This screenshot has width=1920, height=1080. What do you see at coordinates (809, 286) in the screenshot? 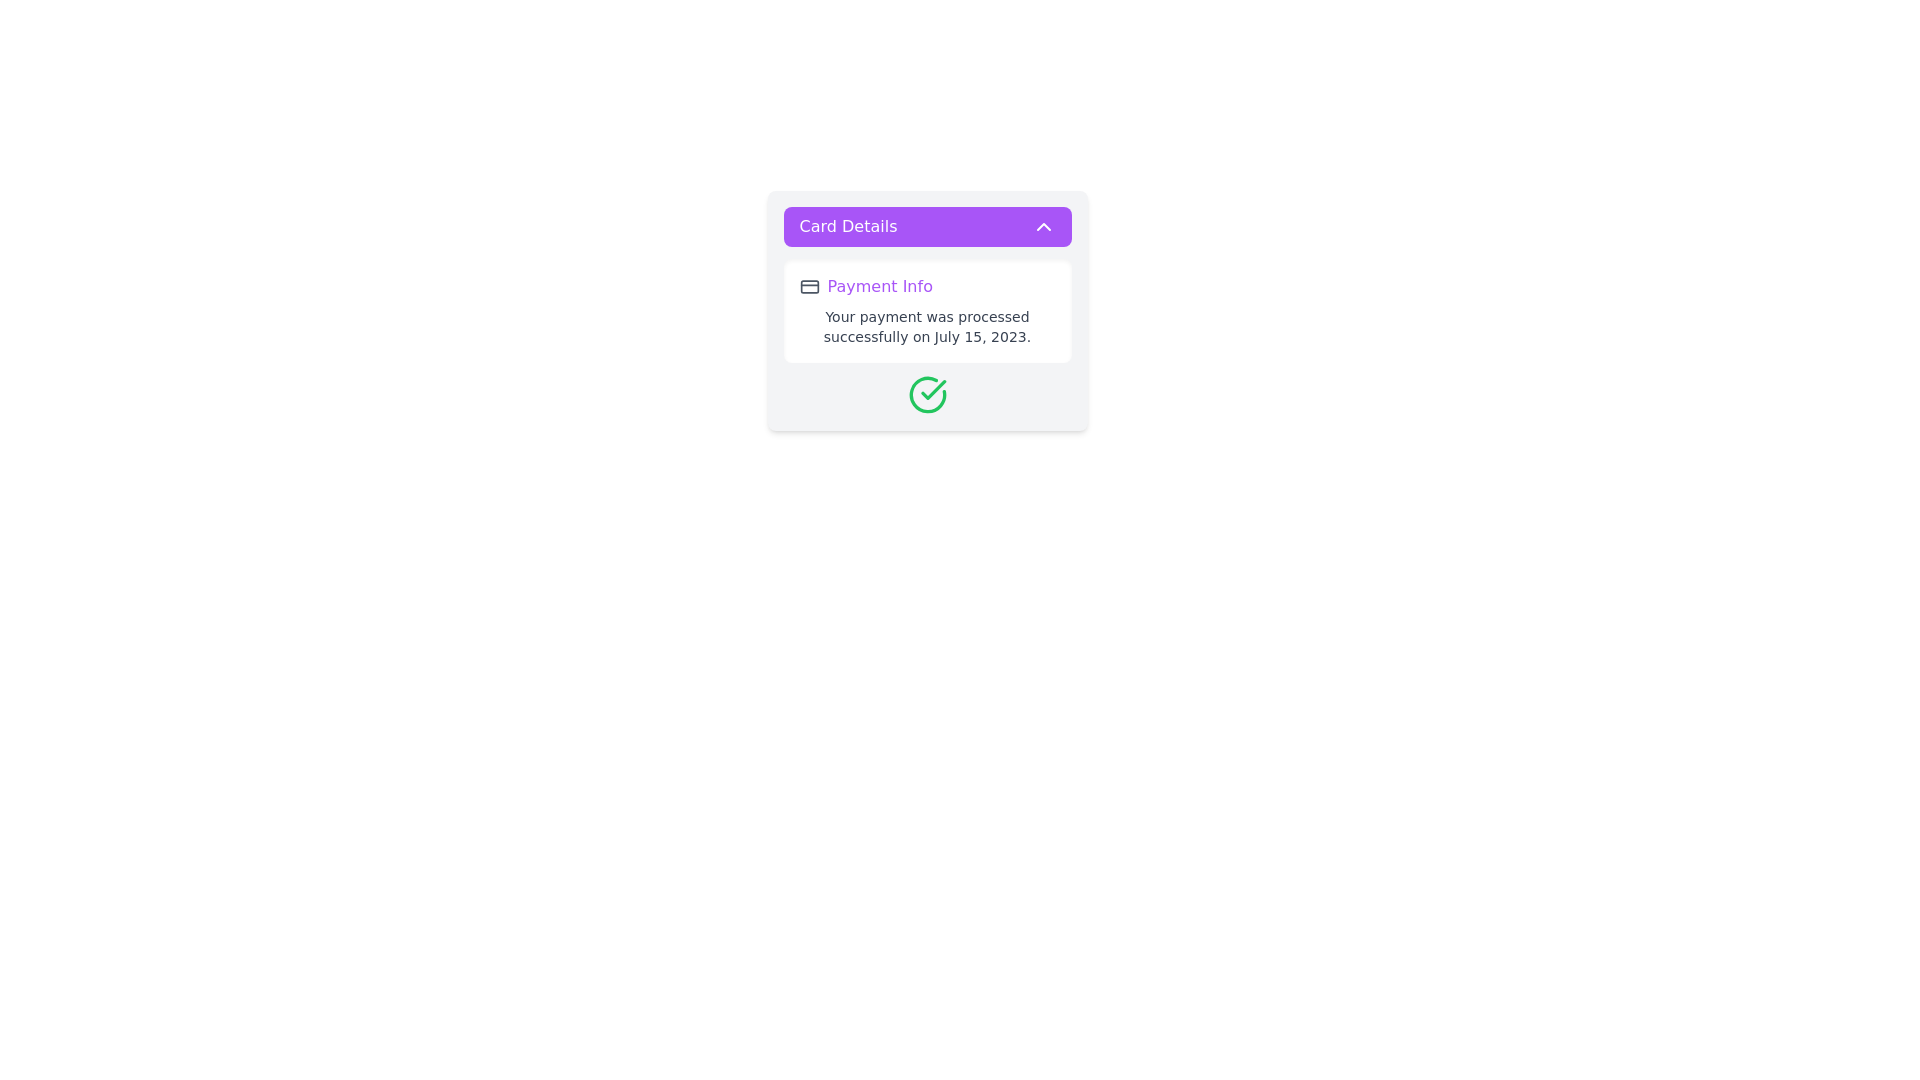
I see `the payment icon that visually represents payment or financial details, located on the left side within the 'Payment Info' section` at bounding box center [809, 286].